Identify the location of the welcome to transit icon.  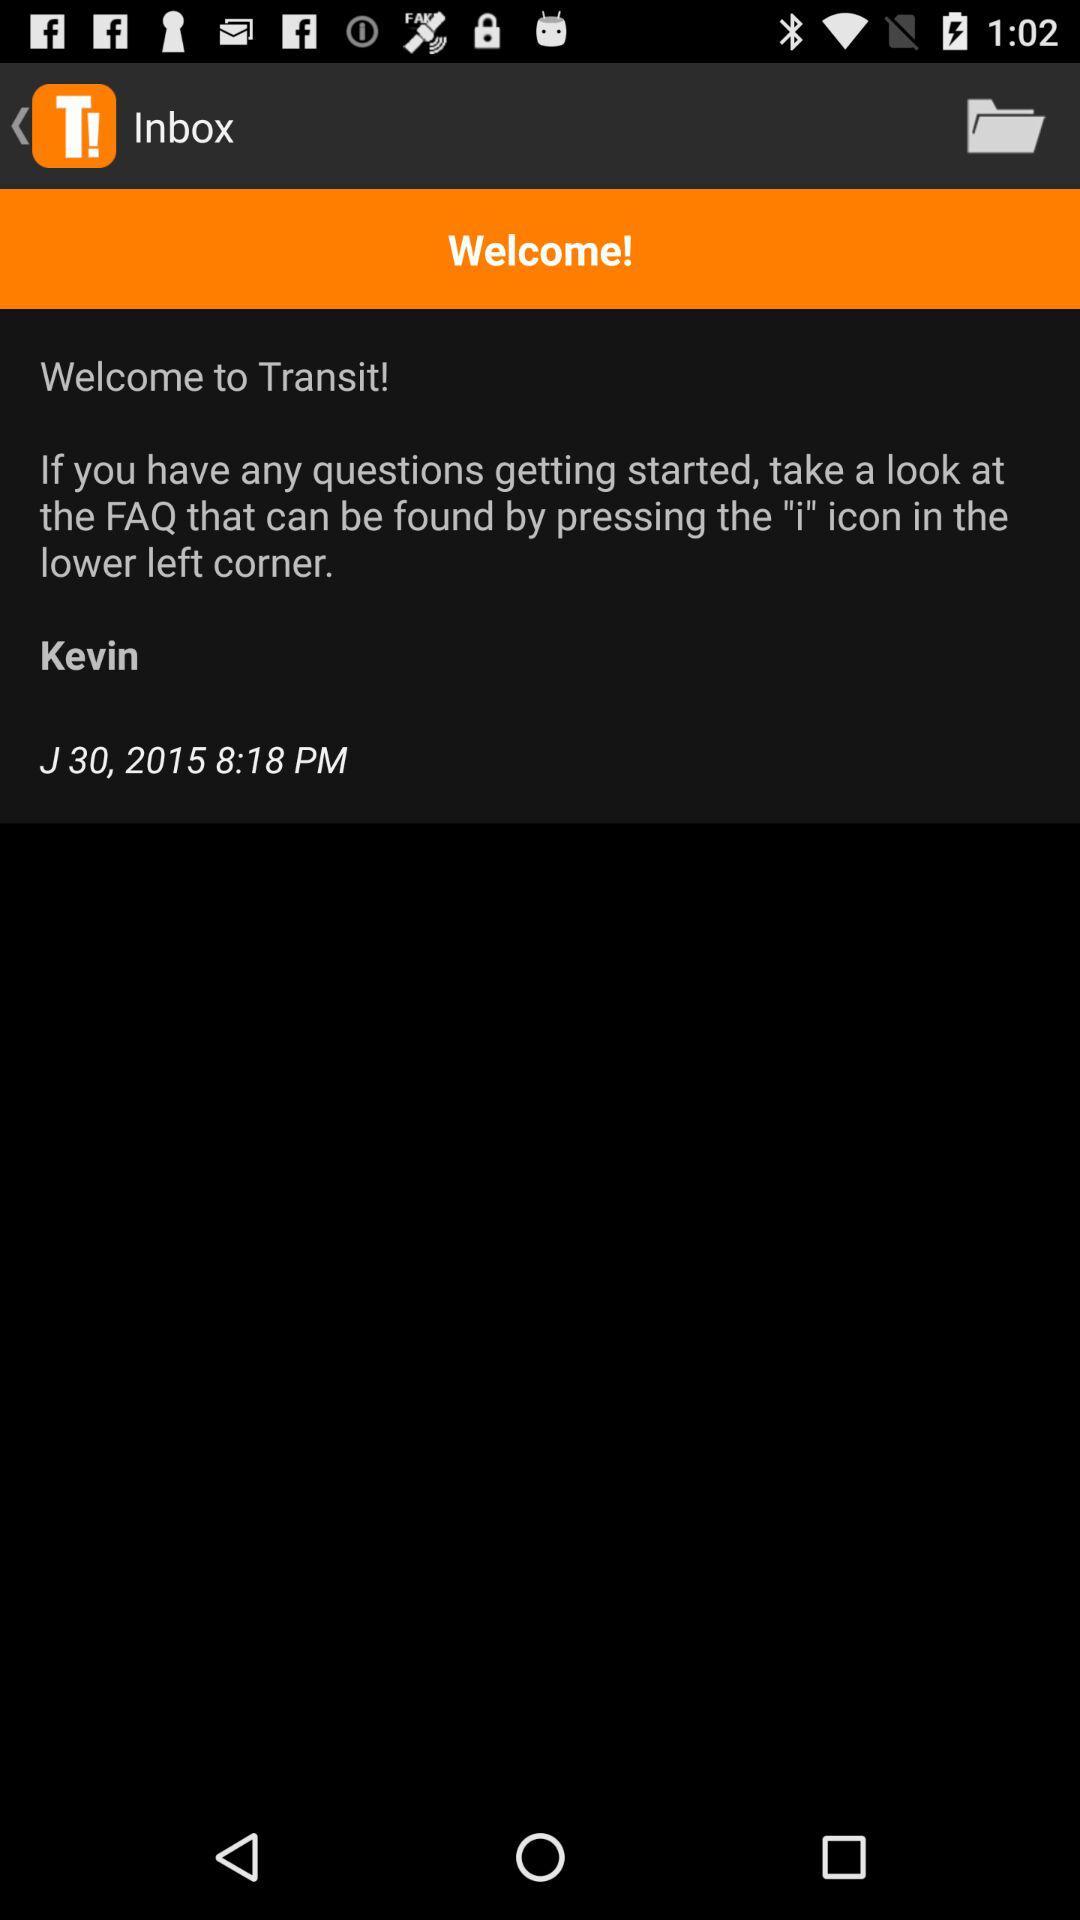
(540, 514).